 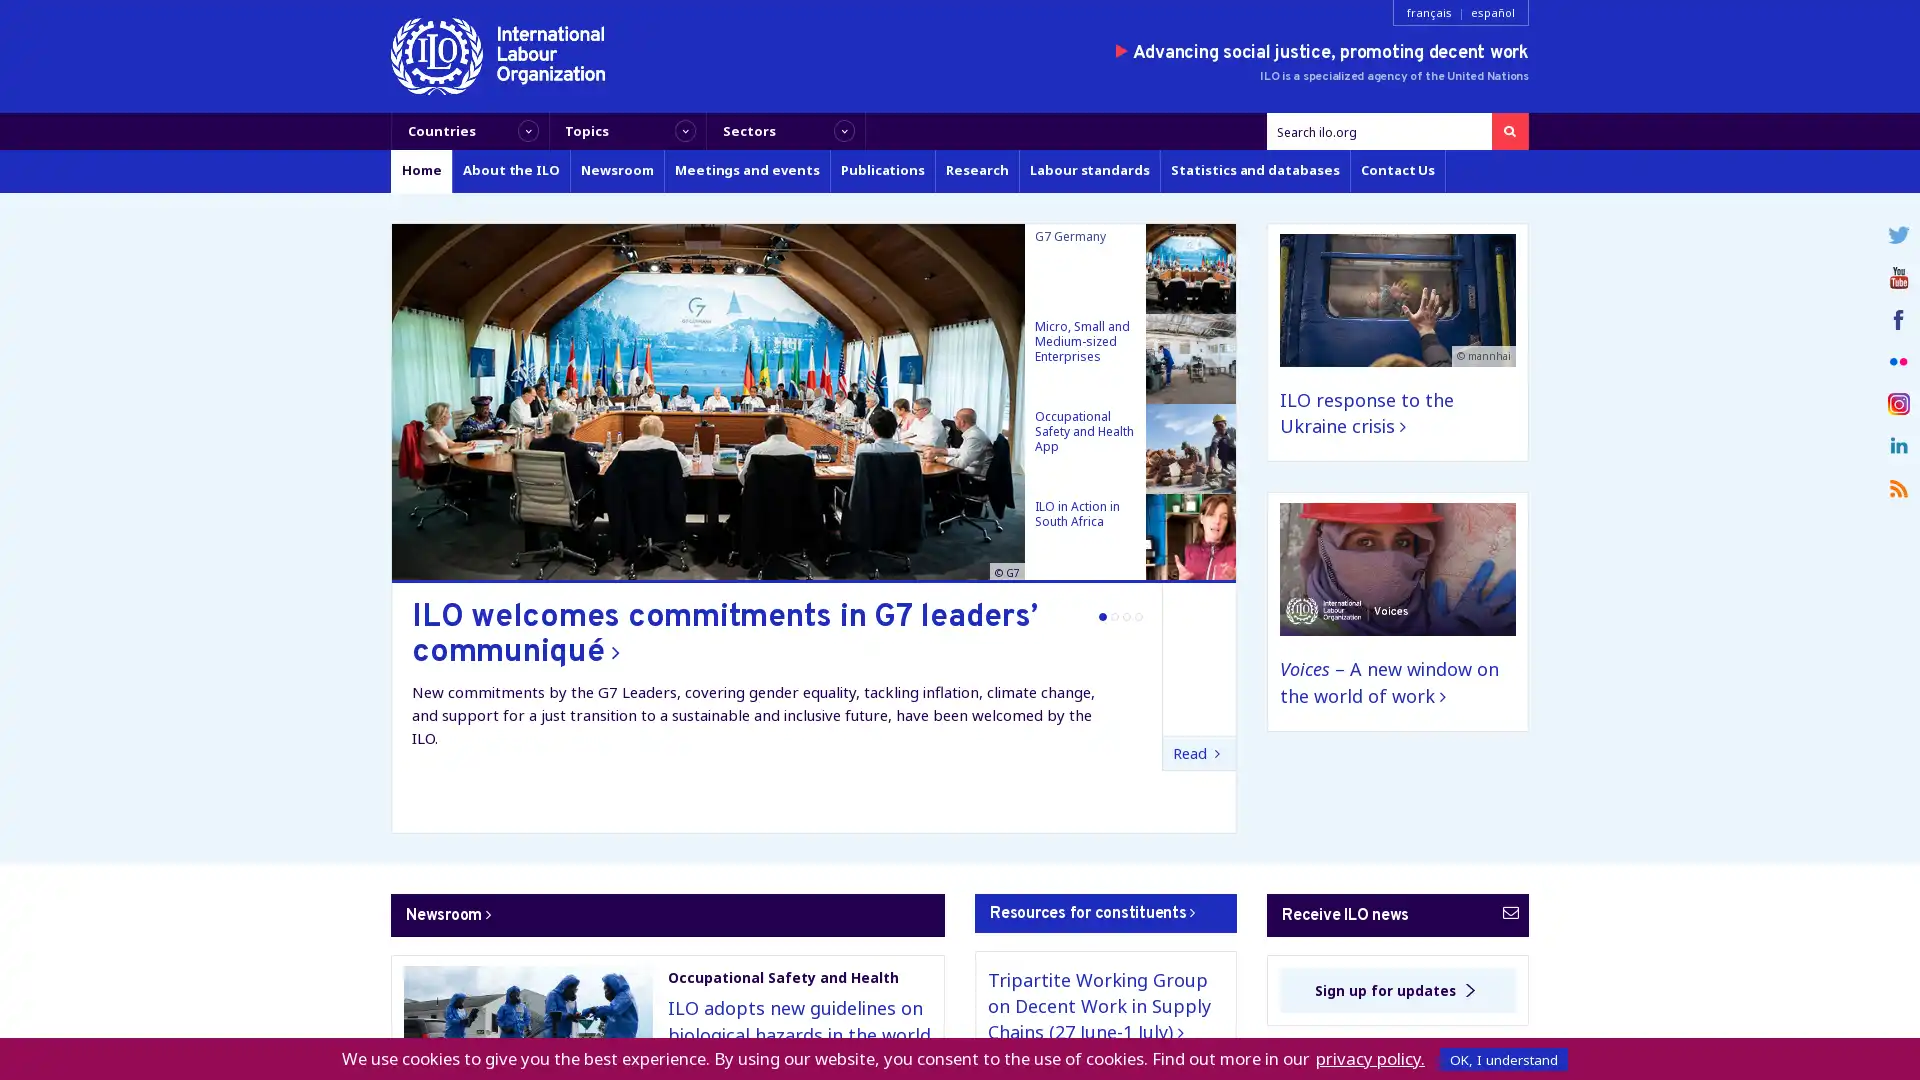 I want to click on Search, so click(x=1509, y=131).